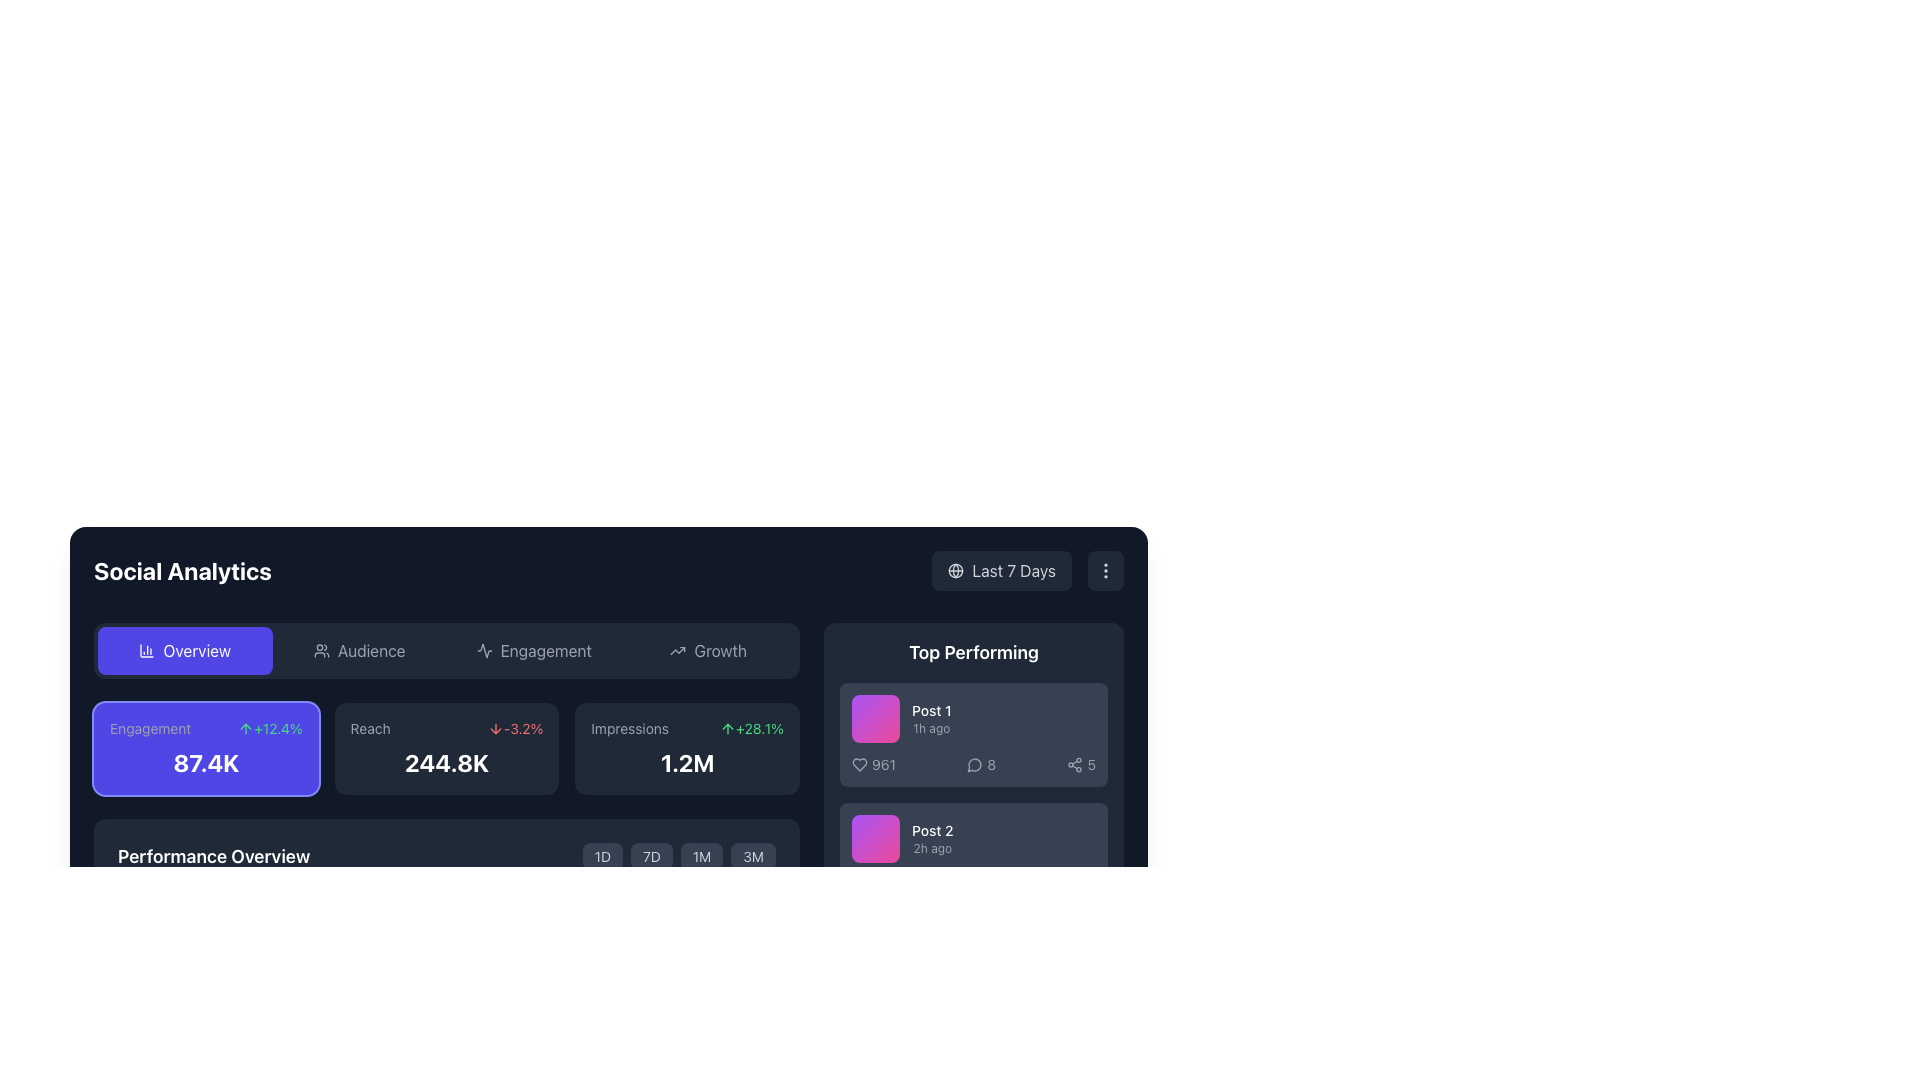 The image size is (1920, 1080). I want to click on the Card-like info display panel with a vibrant purple background and the text '87.4K' at the bottom center, so click(206, 748).